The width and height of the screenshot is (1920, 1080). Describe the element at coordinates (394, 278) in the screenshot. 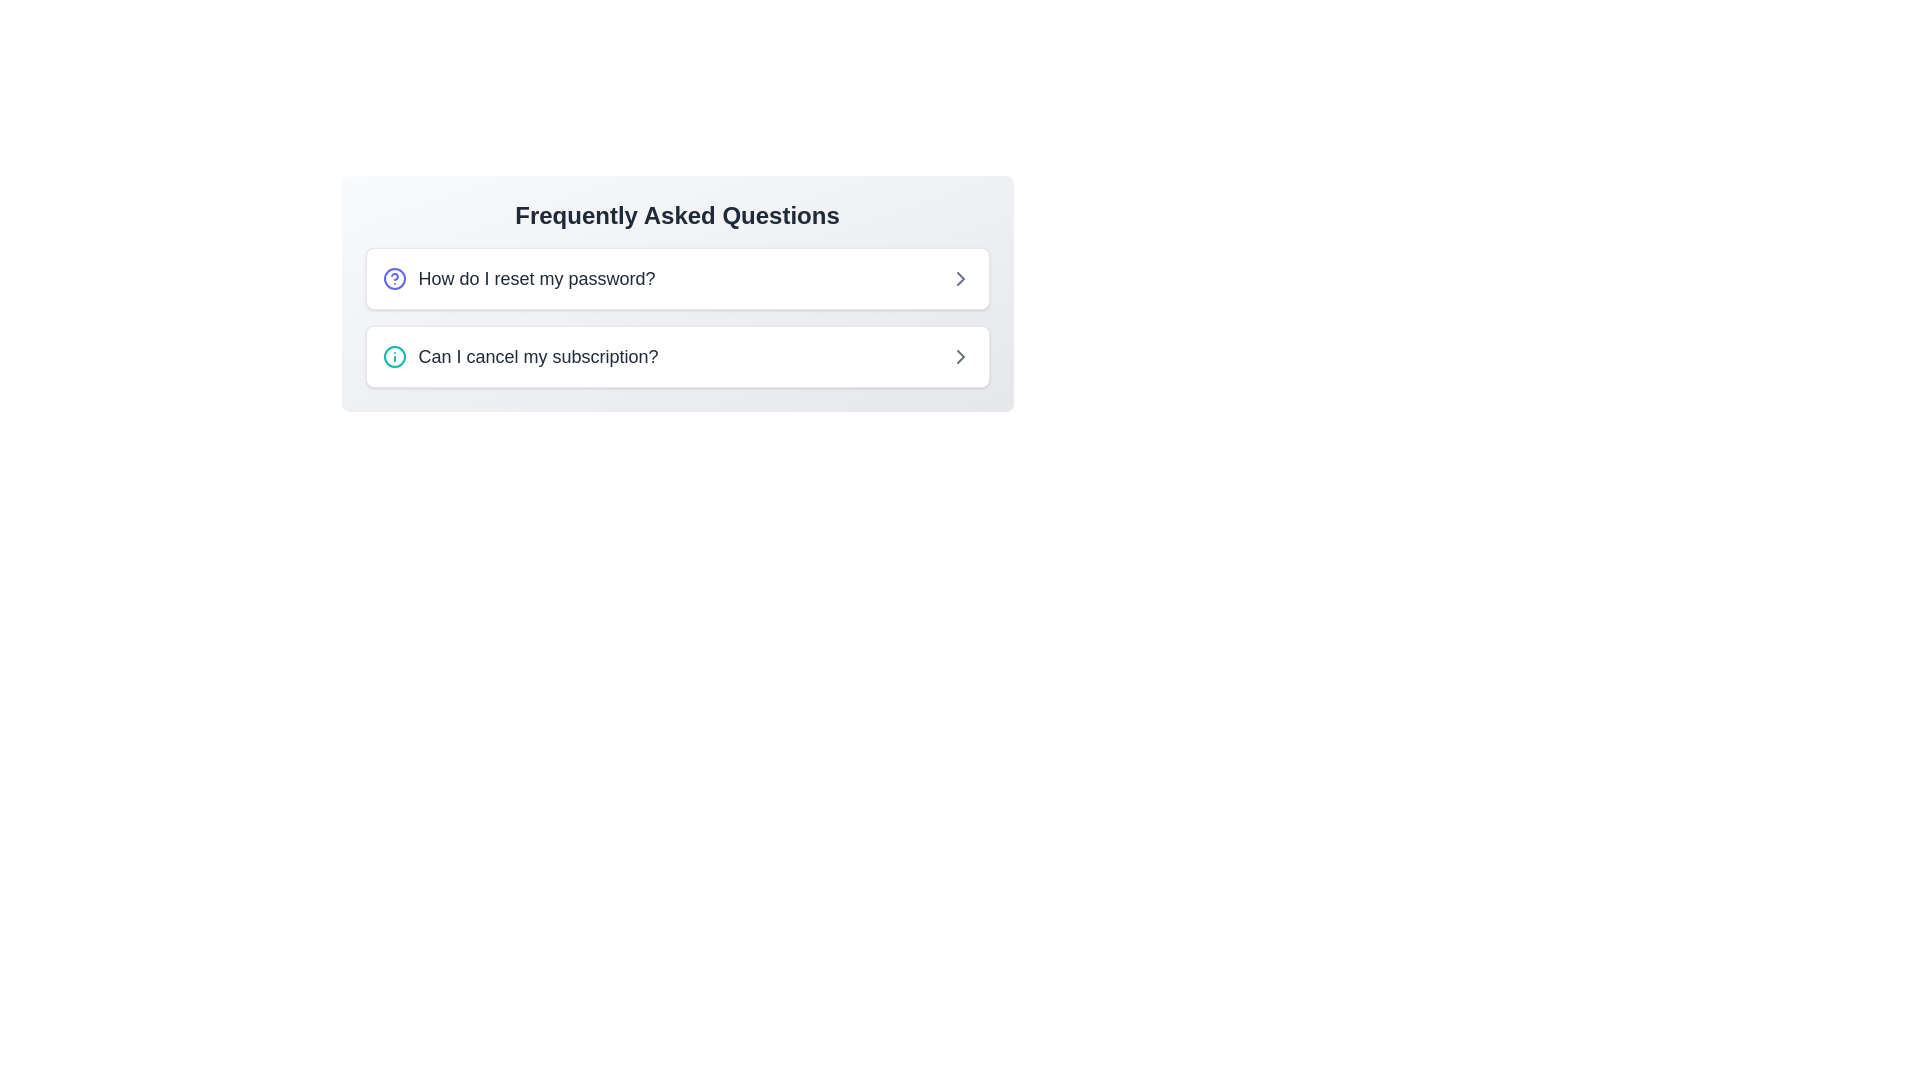

I see `the indigo circular SVG graphic icon located within the first FAQ list item, adjacent to the text 'How do I reset my password?'` at that location.